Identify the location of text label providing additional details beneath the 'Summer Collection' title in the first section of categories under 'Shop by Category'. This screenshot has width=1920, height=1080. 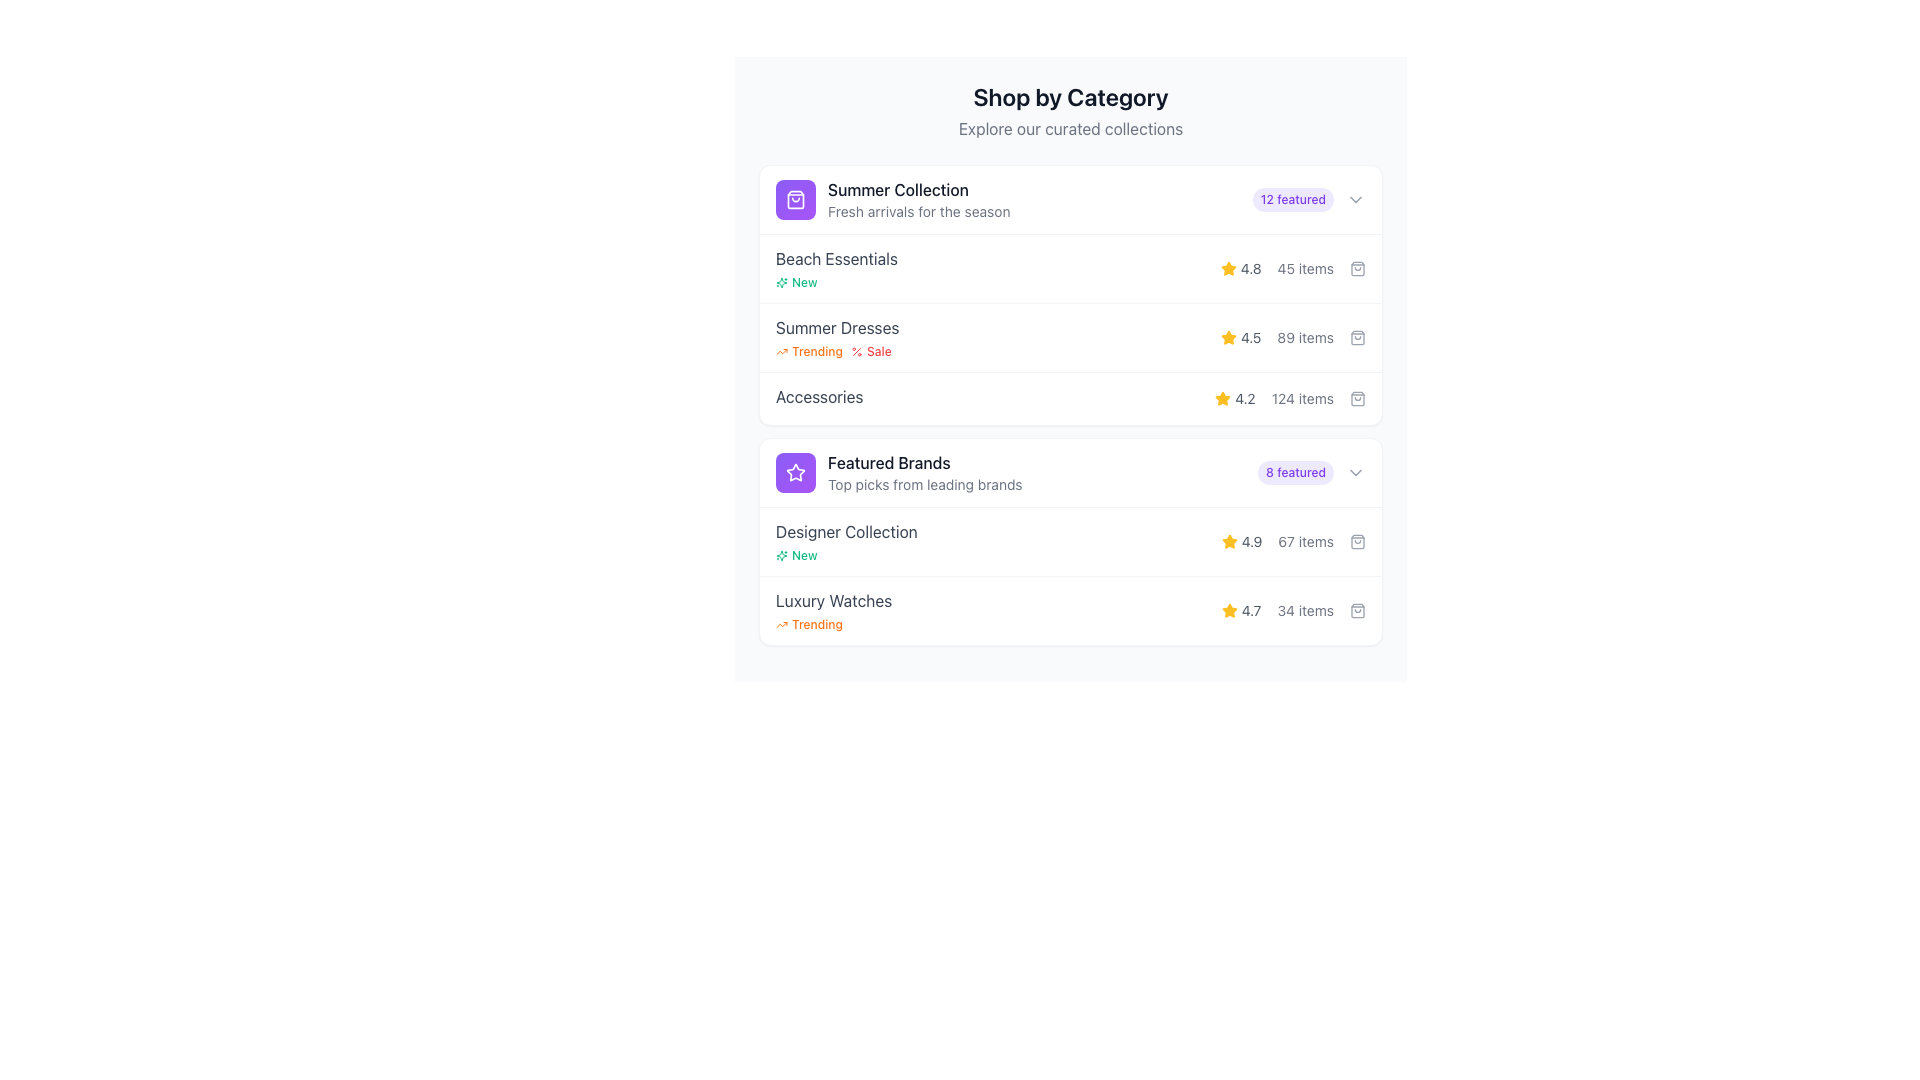
(918, 212).